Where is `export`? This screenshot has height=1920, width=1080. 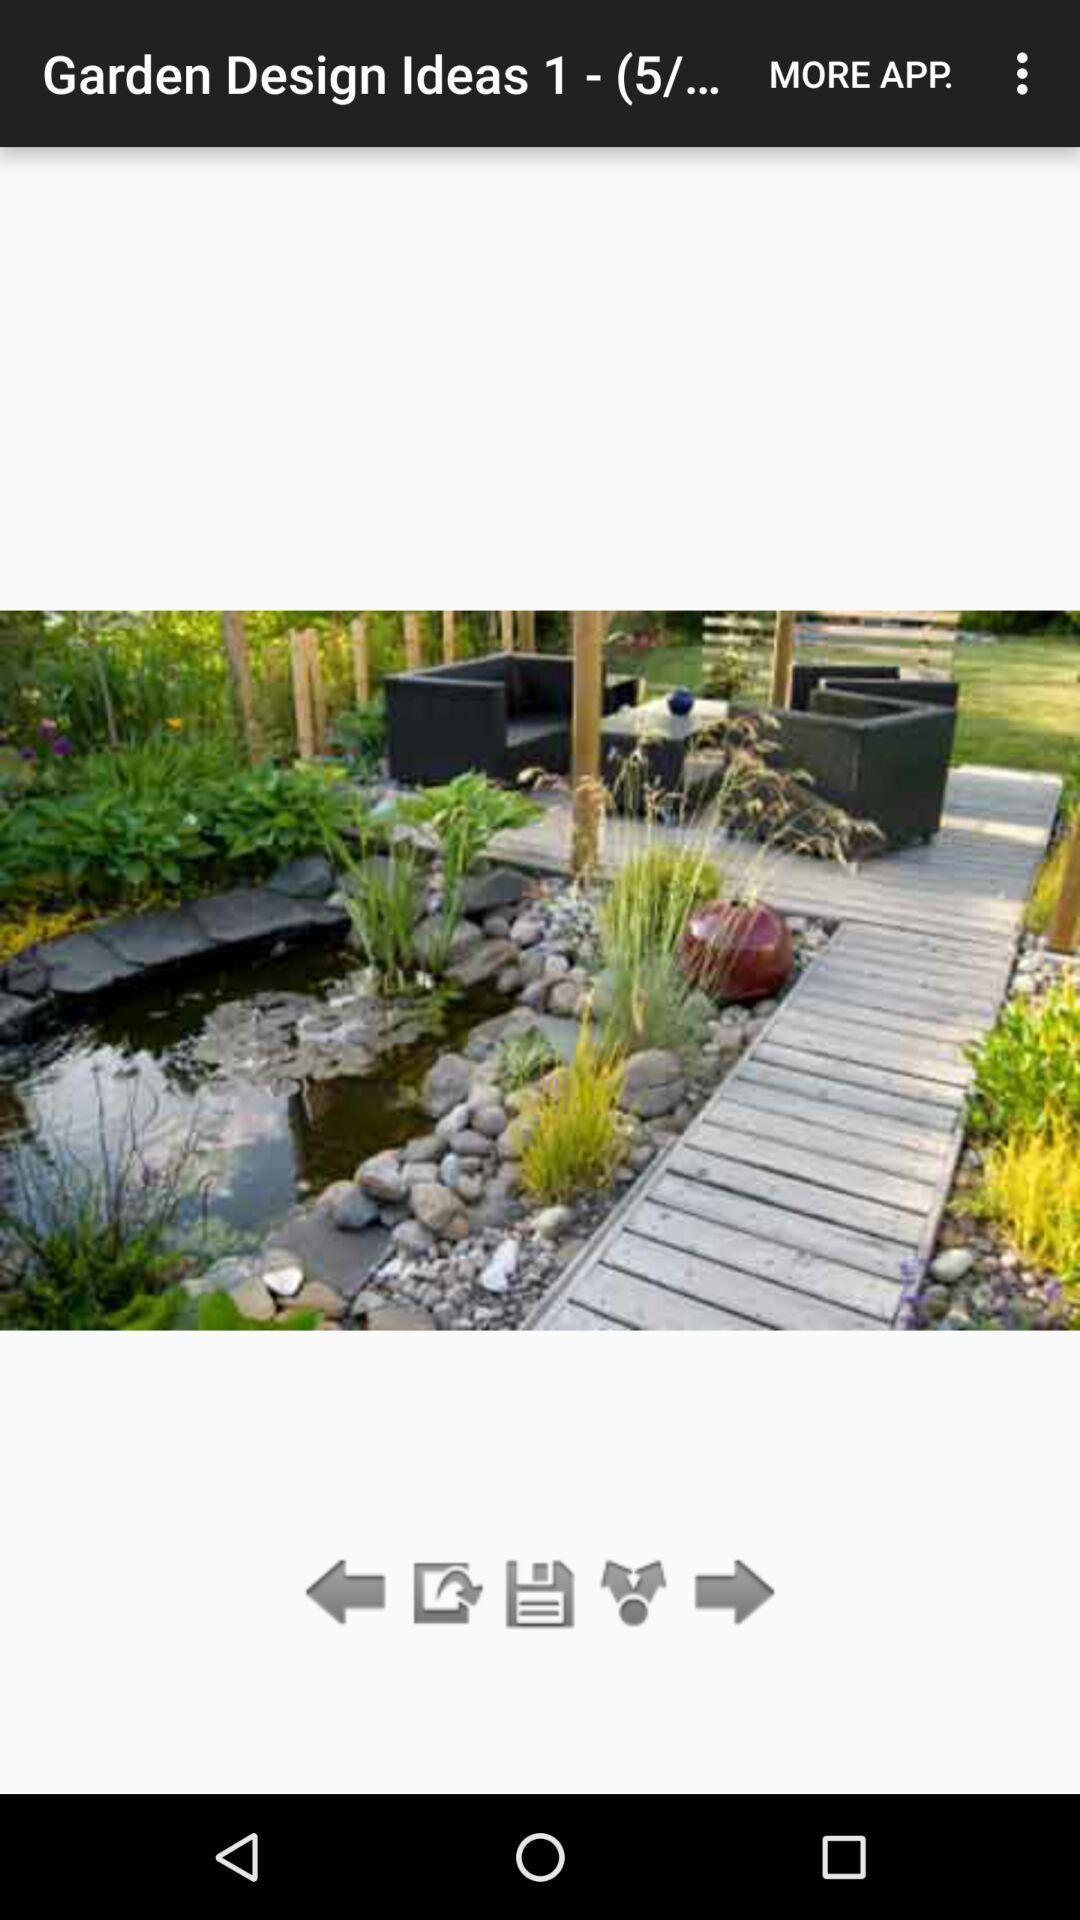
export is located at coordinates (444, 1593).